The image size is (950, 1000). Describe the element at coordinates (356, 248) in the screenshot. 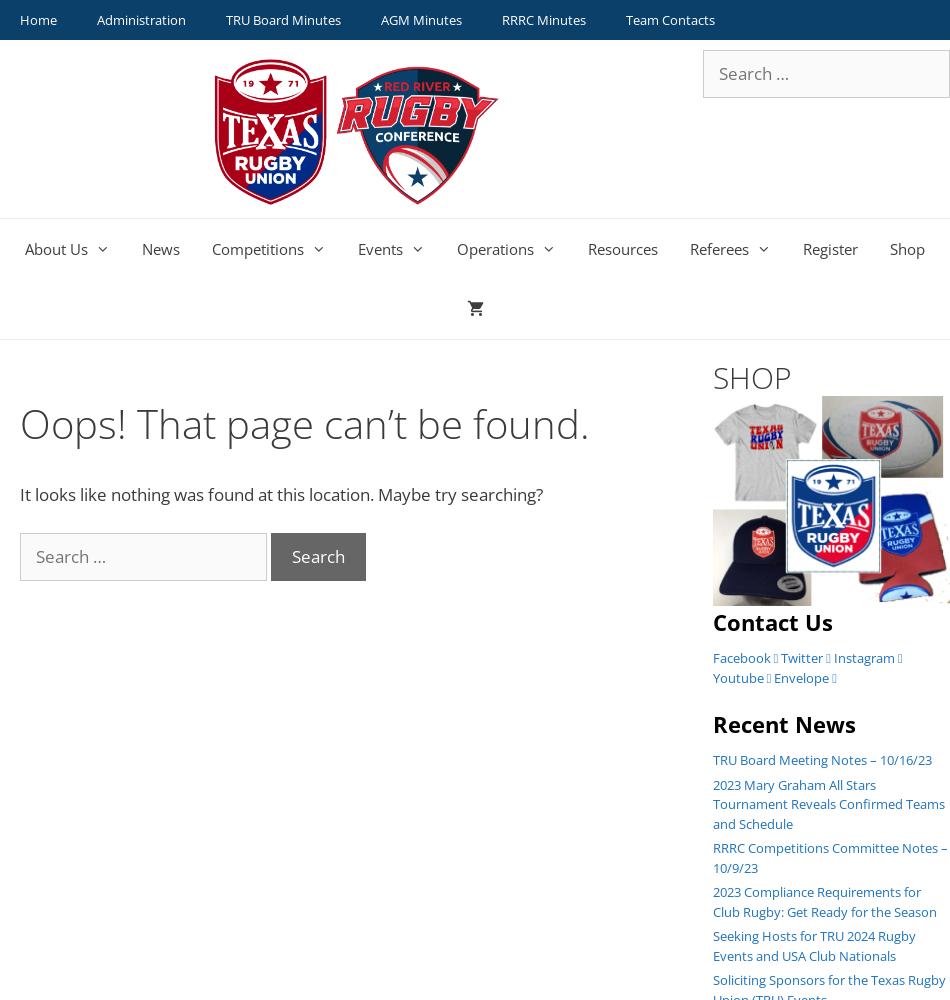

I see `'Events'` at that location.